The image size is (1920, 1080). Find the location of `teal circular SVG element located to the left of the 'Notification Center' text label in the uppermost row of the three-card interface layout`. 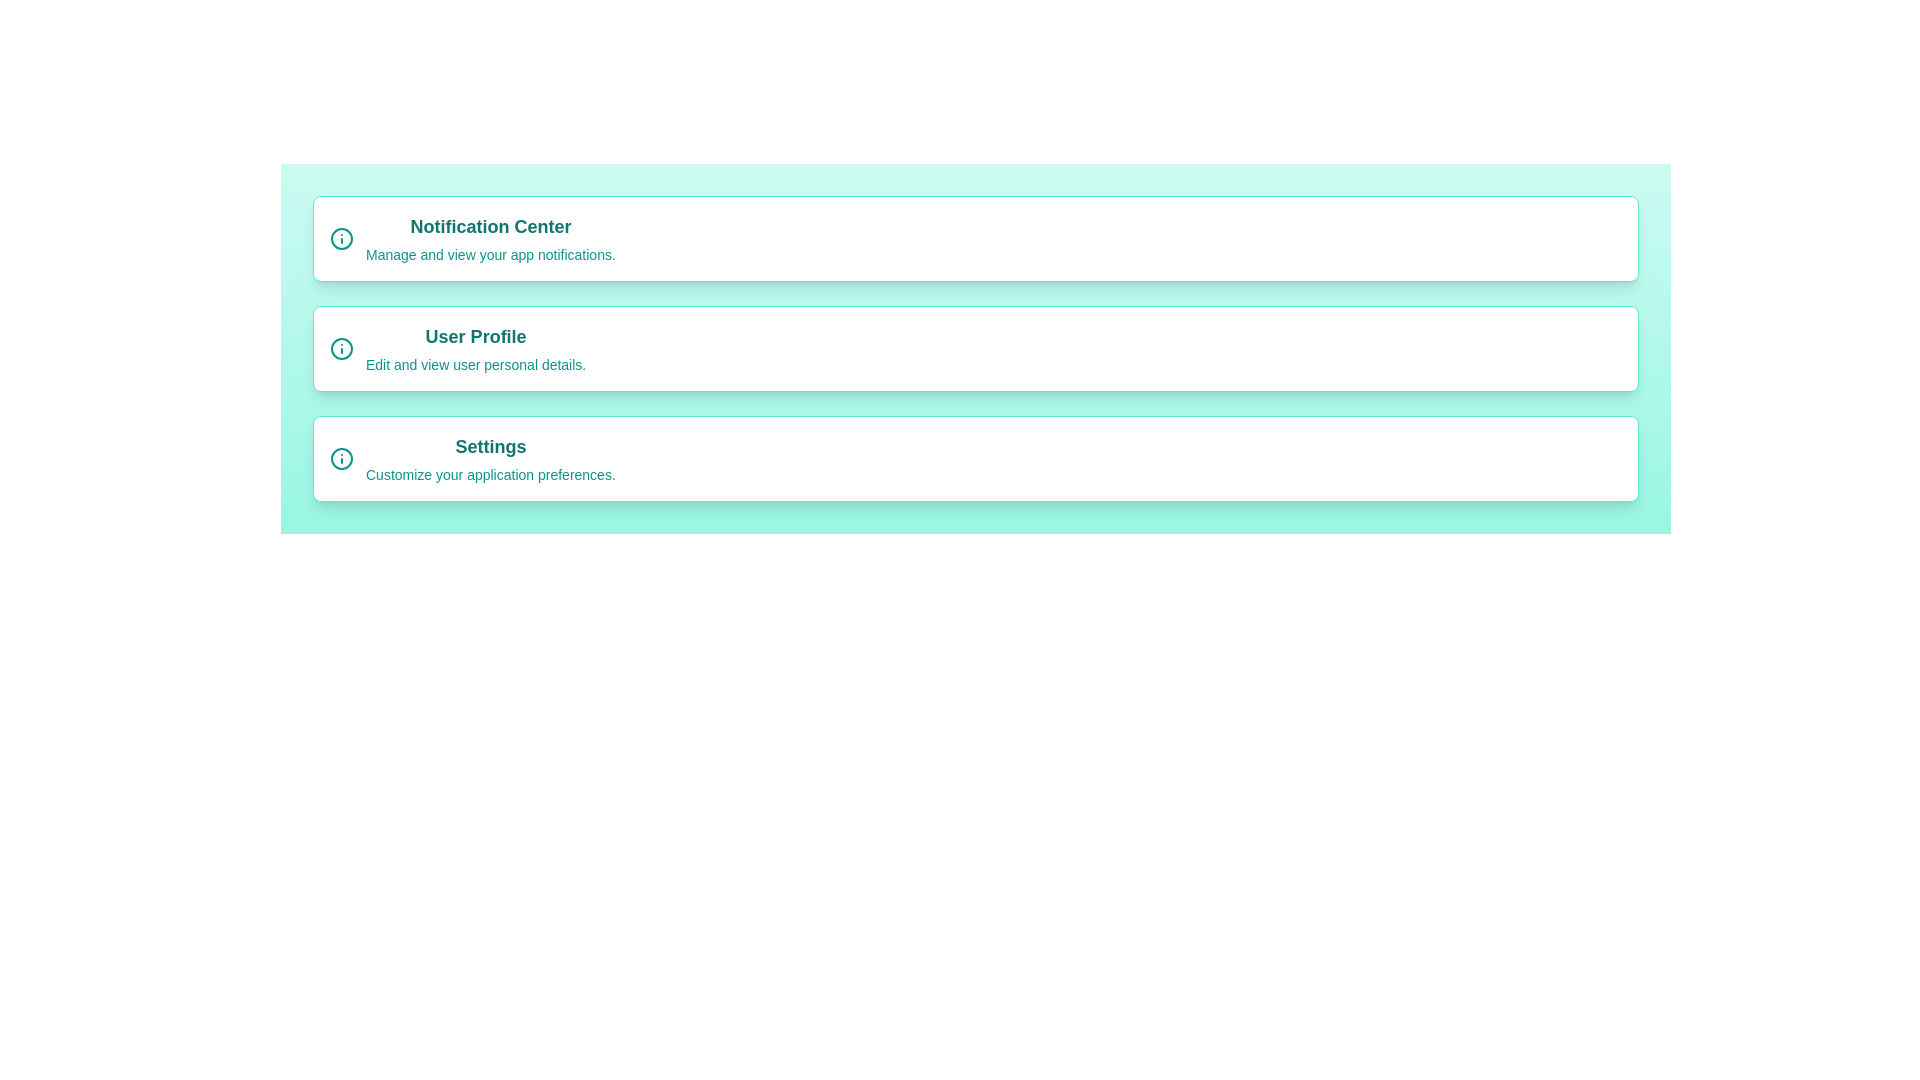

teal circular SVG element located to the left of the 'Notification Center' text label in the uppermost row of the three-card interface layout is located at coordinates (341, 238).